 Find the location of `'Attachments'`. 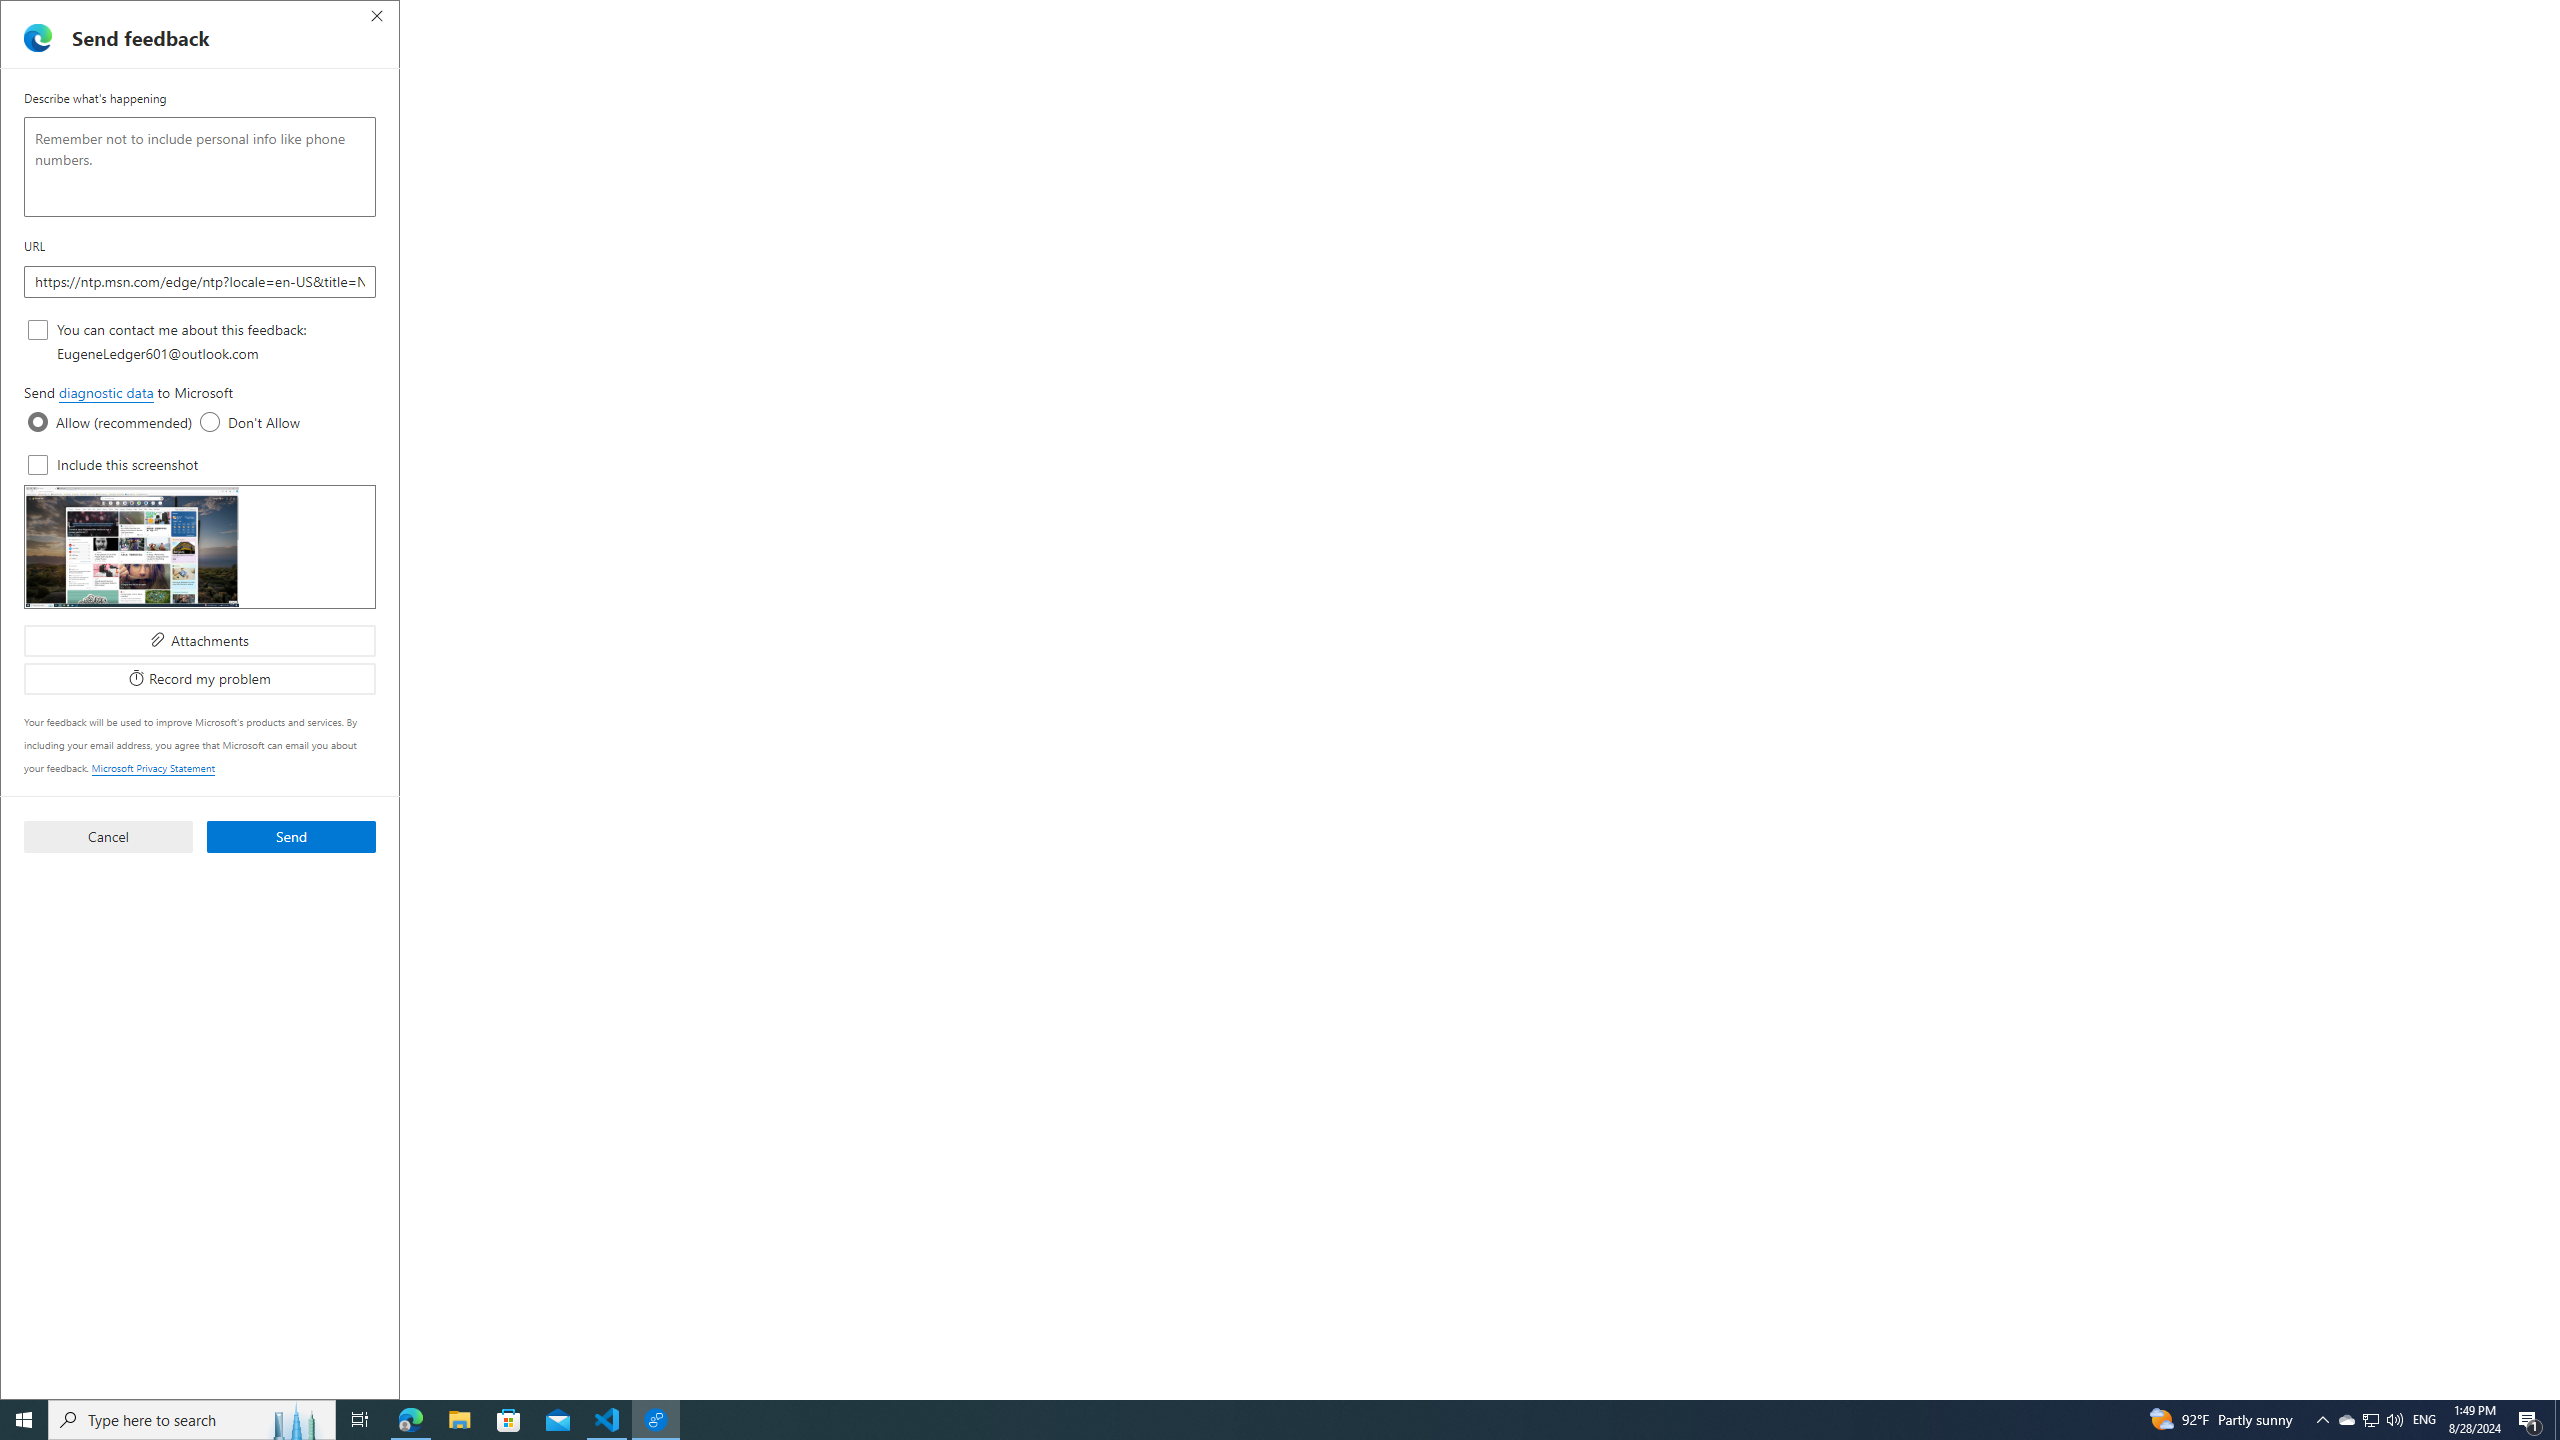

'Attachments' is located at coordinates (199, 639).